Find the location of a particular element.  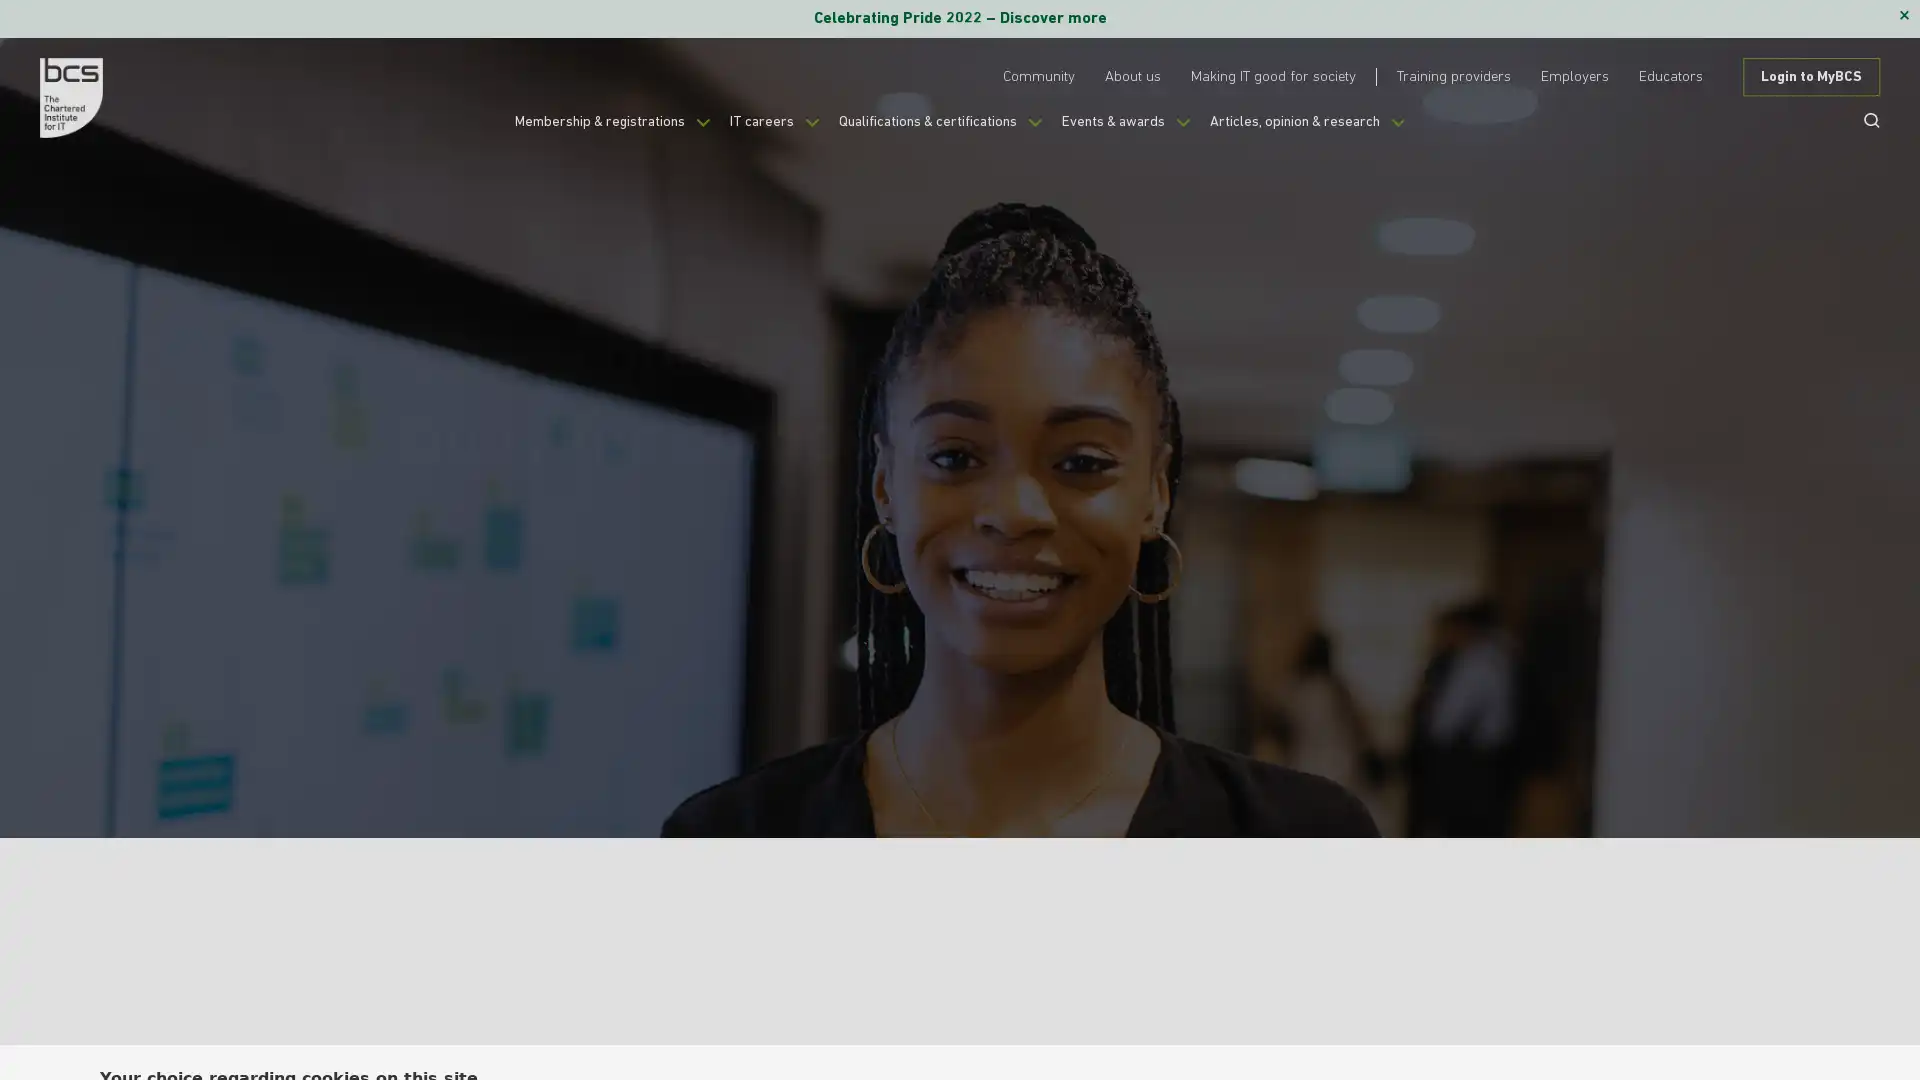

Close Cookie Control is located at coordinates (1819, 1014).